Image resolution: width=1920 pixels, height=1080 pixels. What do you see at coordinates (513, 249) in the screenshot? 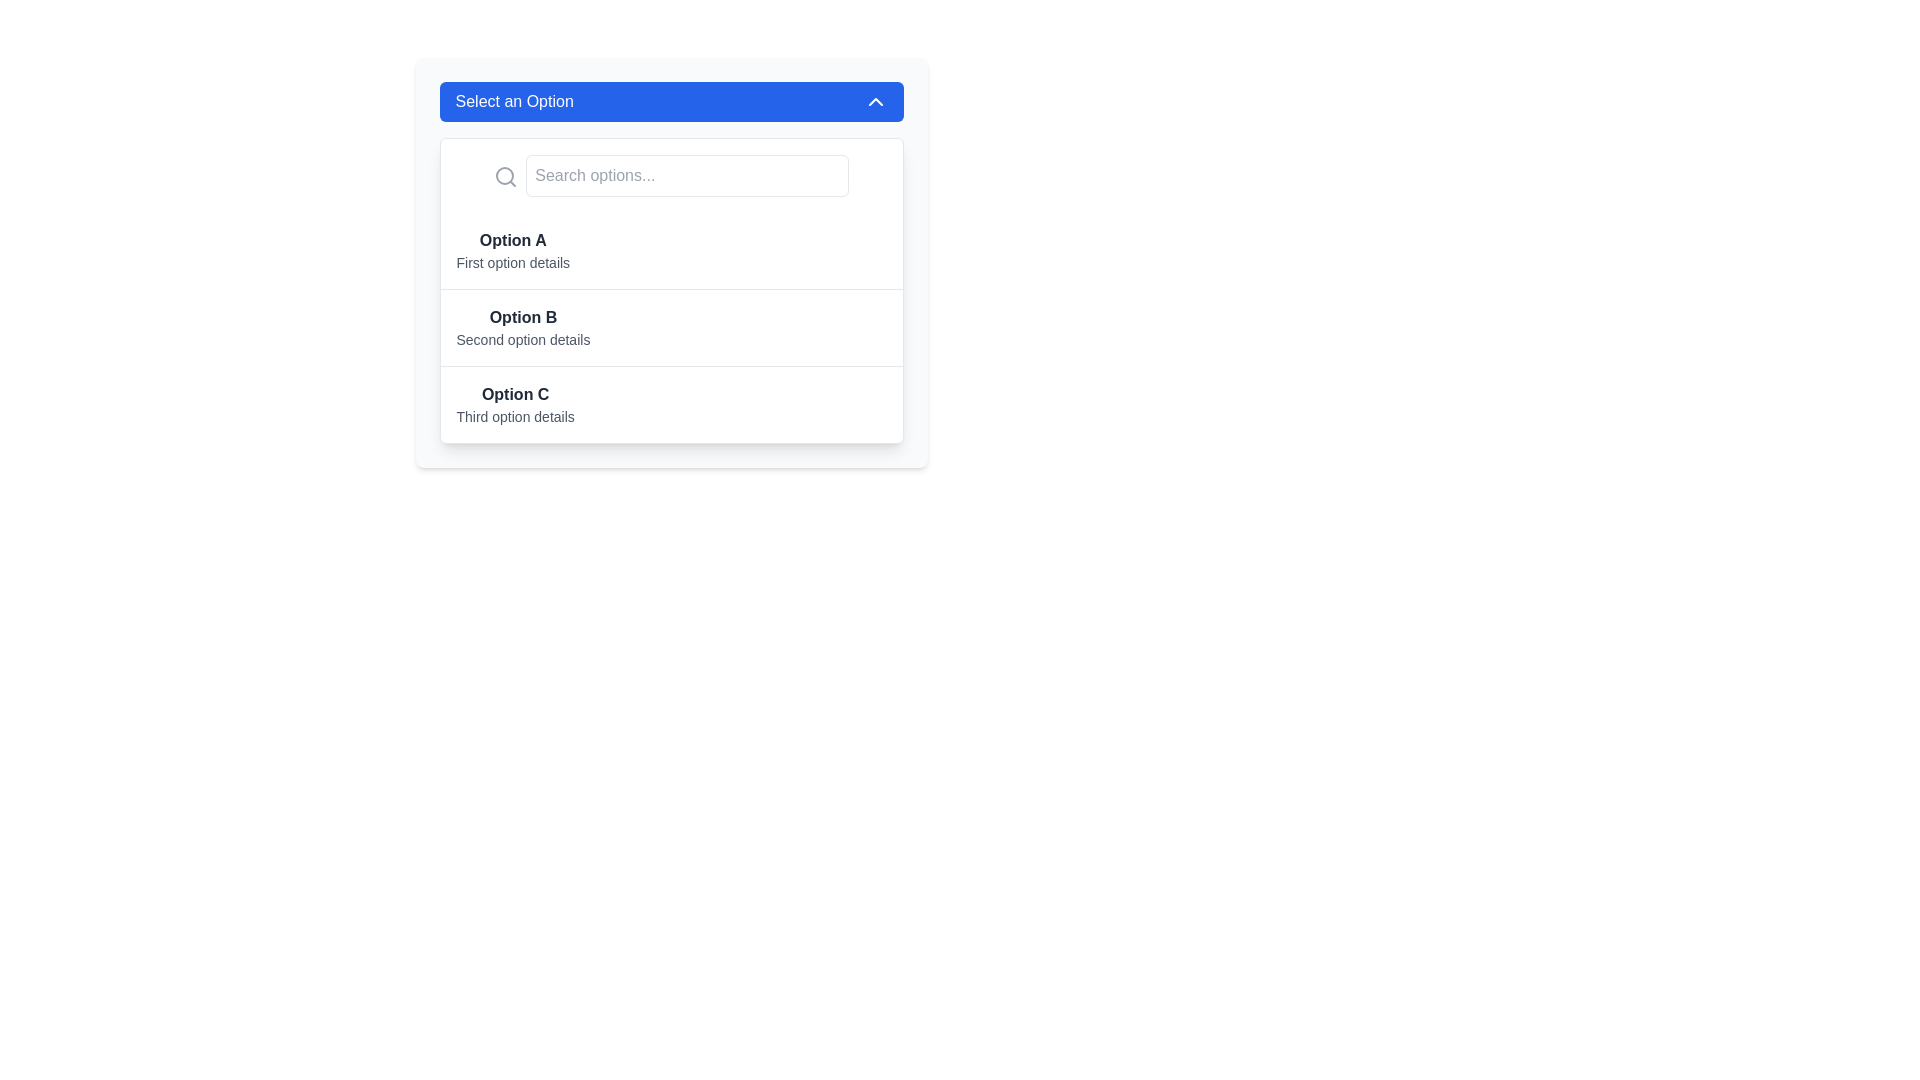
I see `the first selectable option in the dropdown menu, which includes a main title and description for clarity` at bounding box center [513, 249].